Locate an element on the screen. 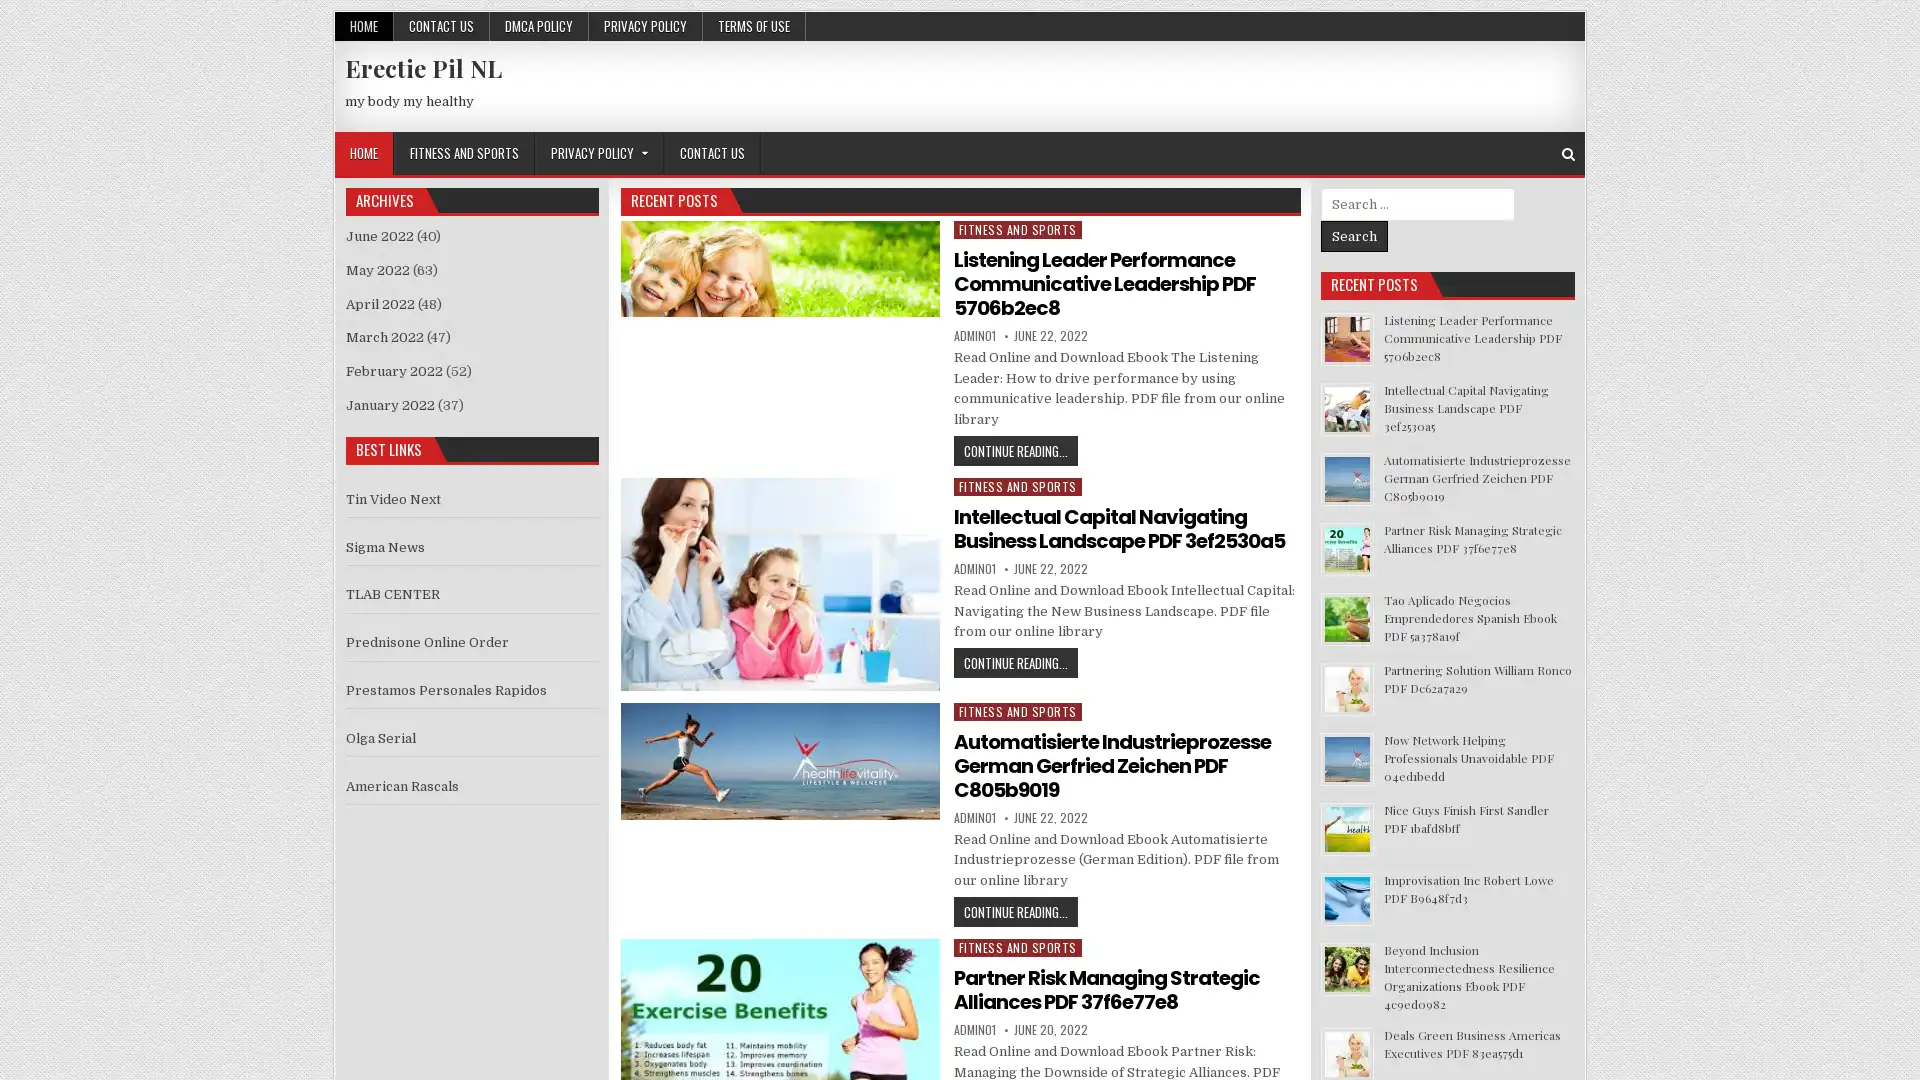 This screenshot has width=1920, height=1080. Search is located at coordinates (1354, 235).